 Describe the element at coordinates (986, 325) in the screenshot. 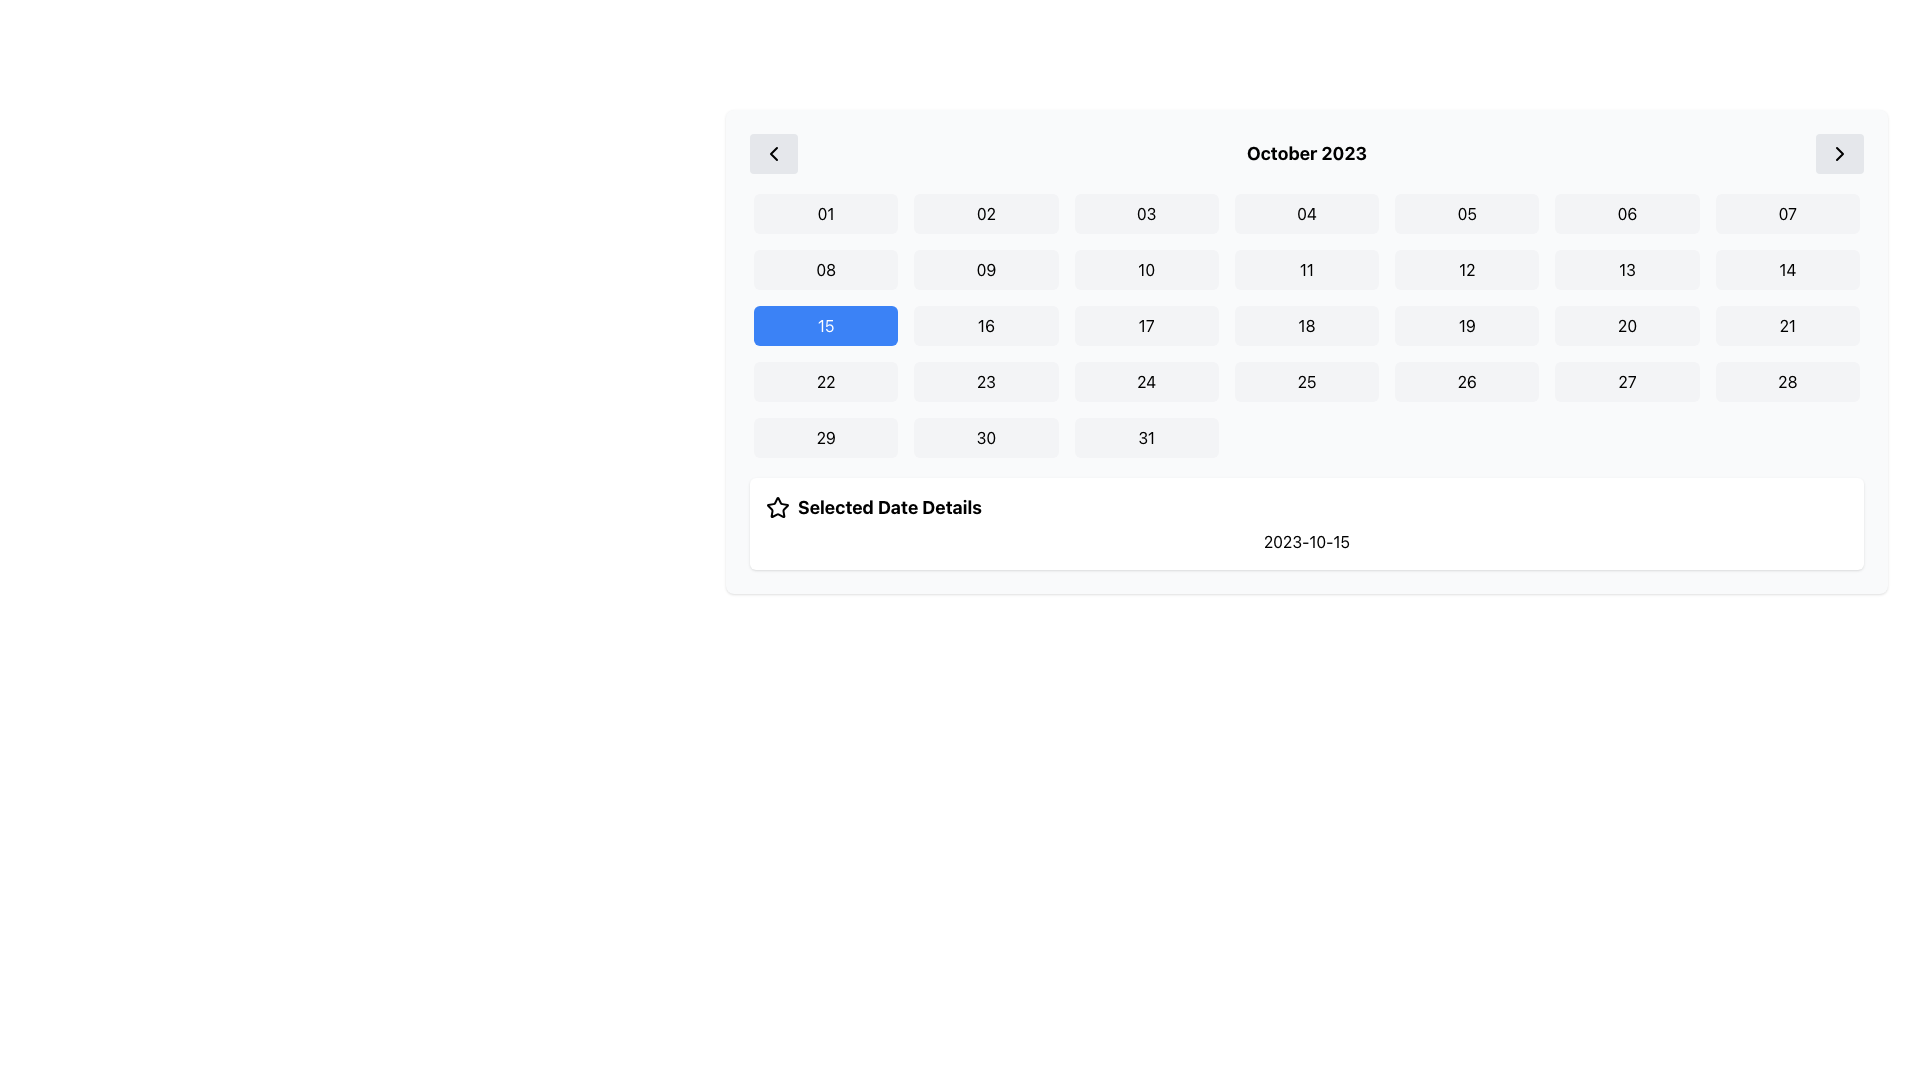

I see `the button labeled '16' in the calendar grid` at that location.